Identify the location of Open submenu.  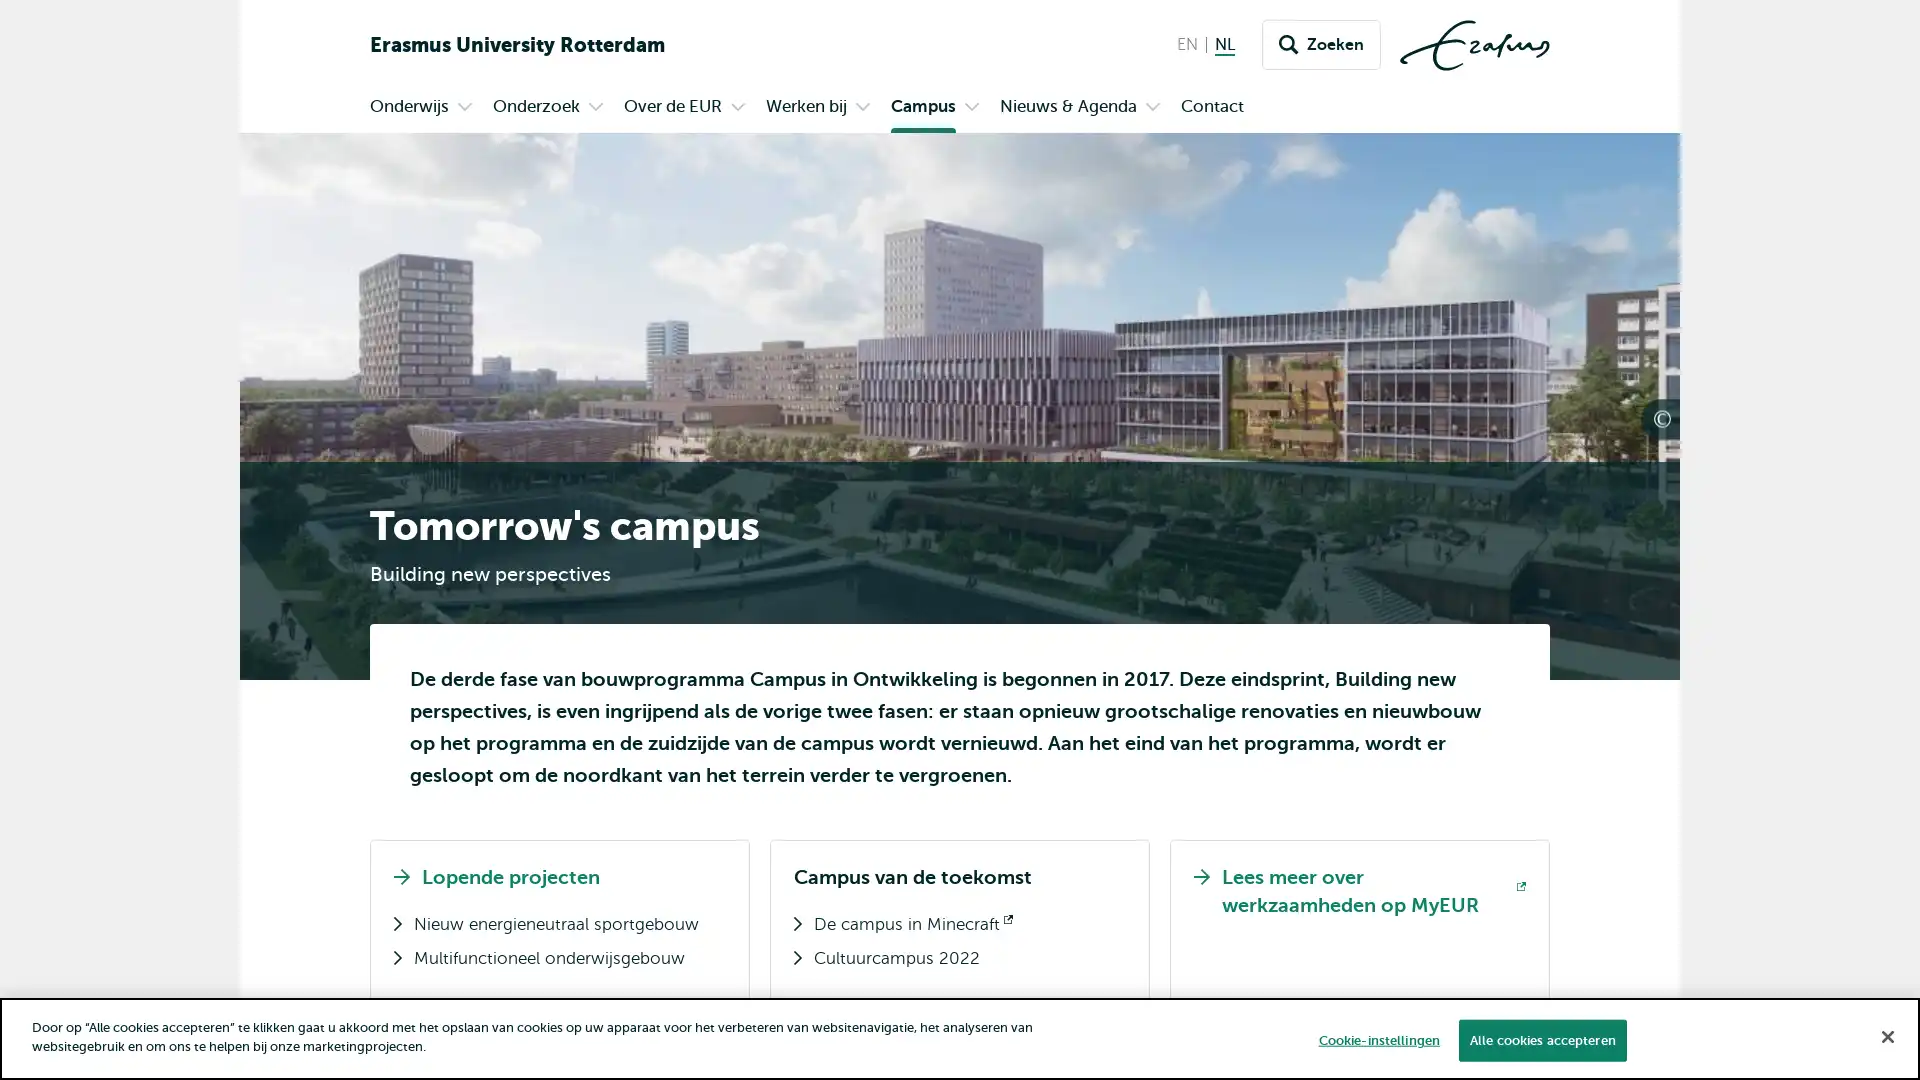
(464, 108).